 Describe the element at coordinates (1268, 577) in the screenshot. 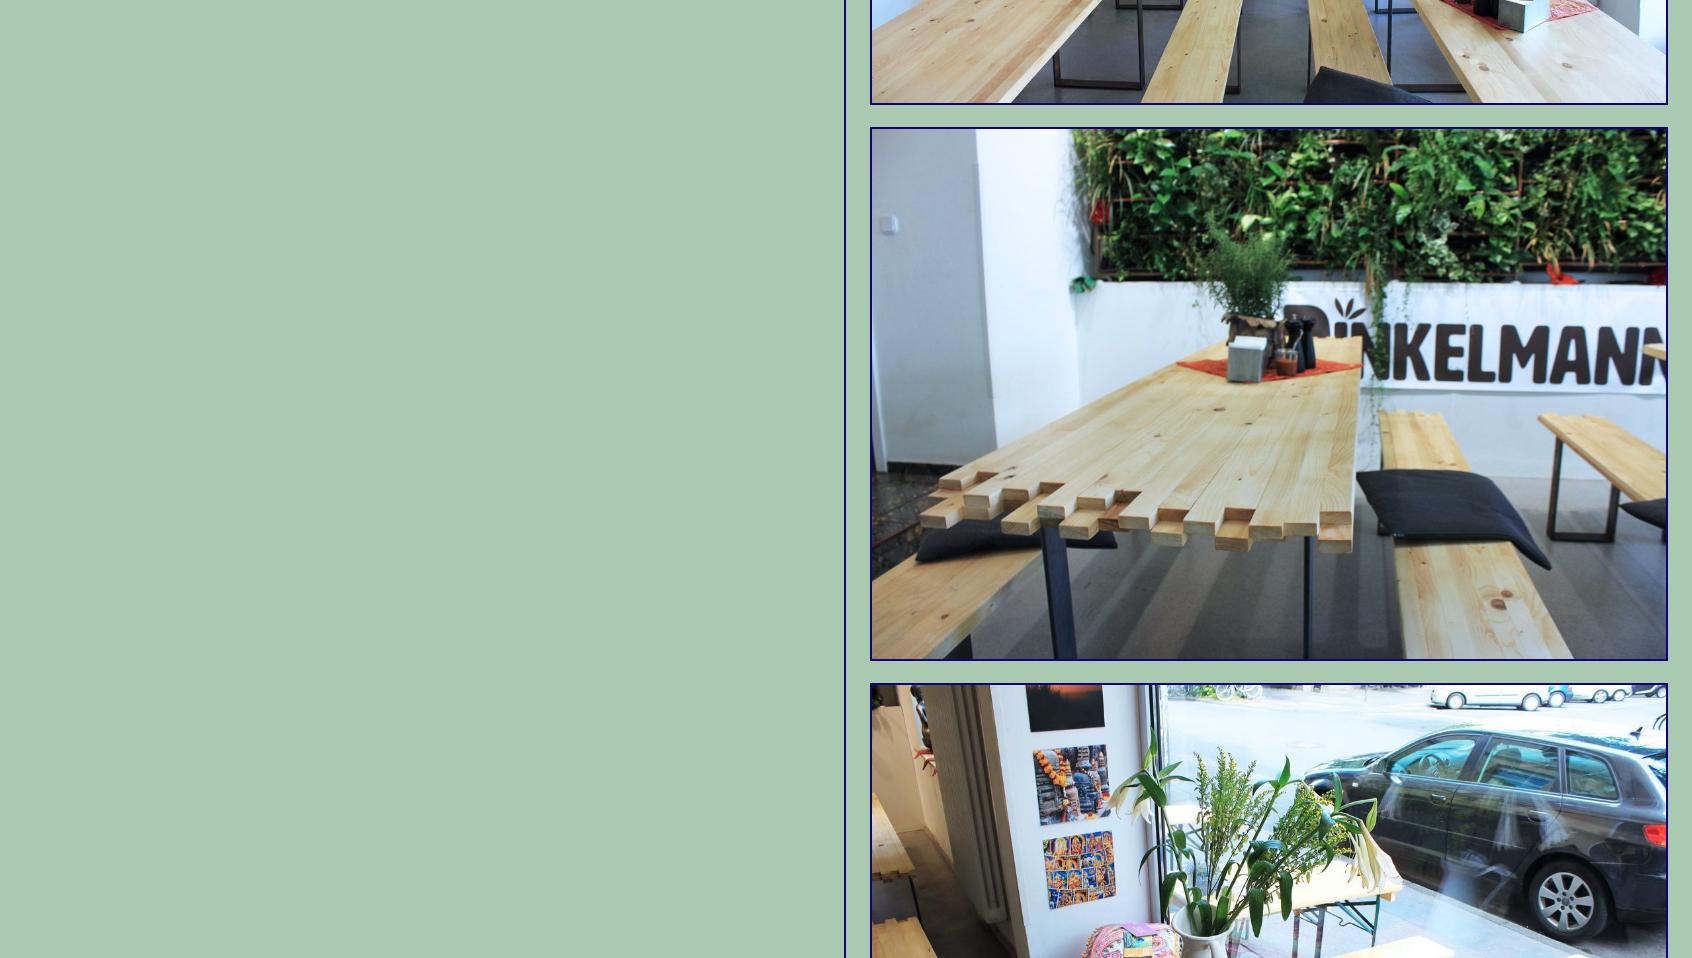

I see `'Cafe Schmitz'` at that location.